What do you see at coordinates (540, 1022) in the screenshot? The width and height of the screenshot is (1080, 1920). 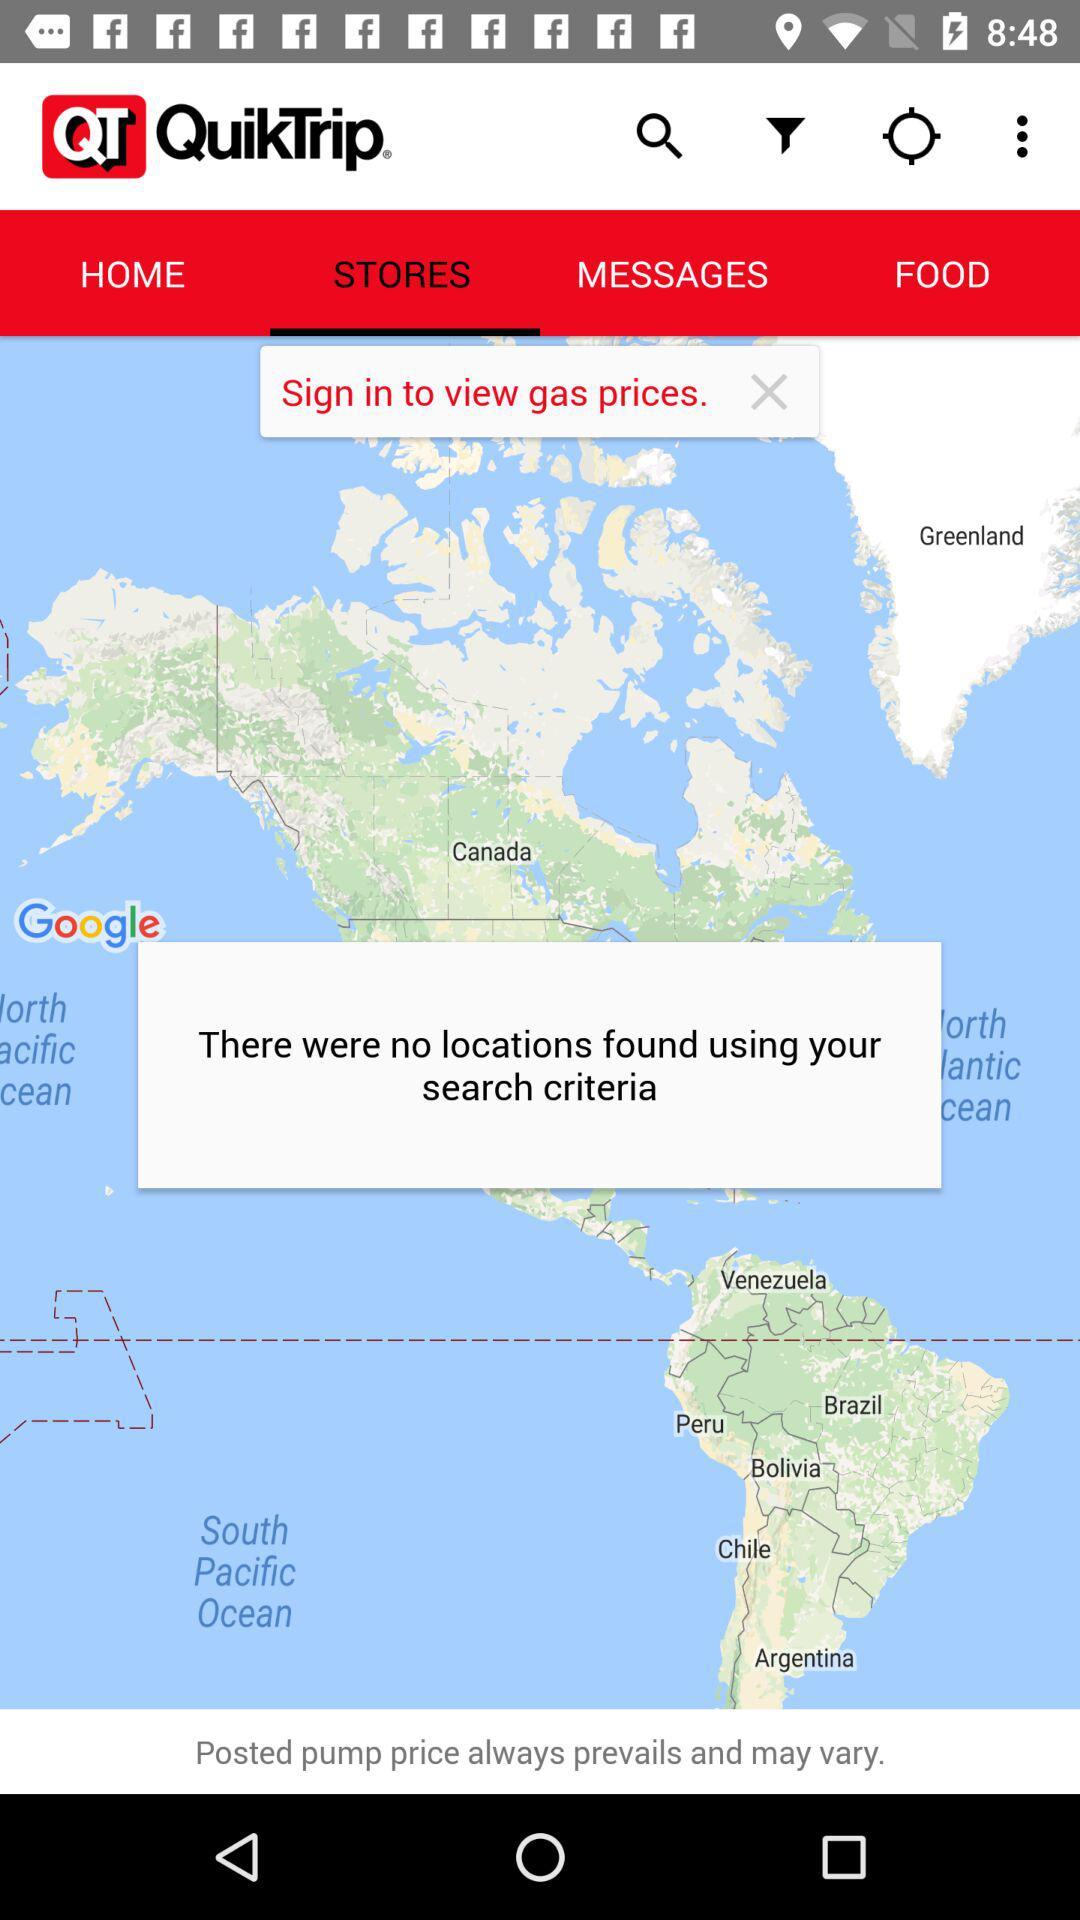 I see `the icon below home item` at bounding box center [540, 1022].